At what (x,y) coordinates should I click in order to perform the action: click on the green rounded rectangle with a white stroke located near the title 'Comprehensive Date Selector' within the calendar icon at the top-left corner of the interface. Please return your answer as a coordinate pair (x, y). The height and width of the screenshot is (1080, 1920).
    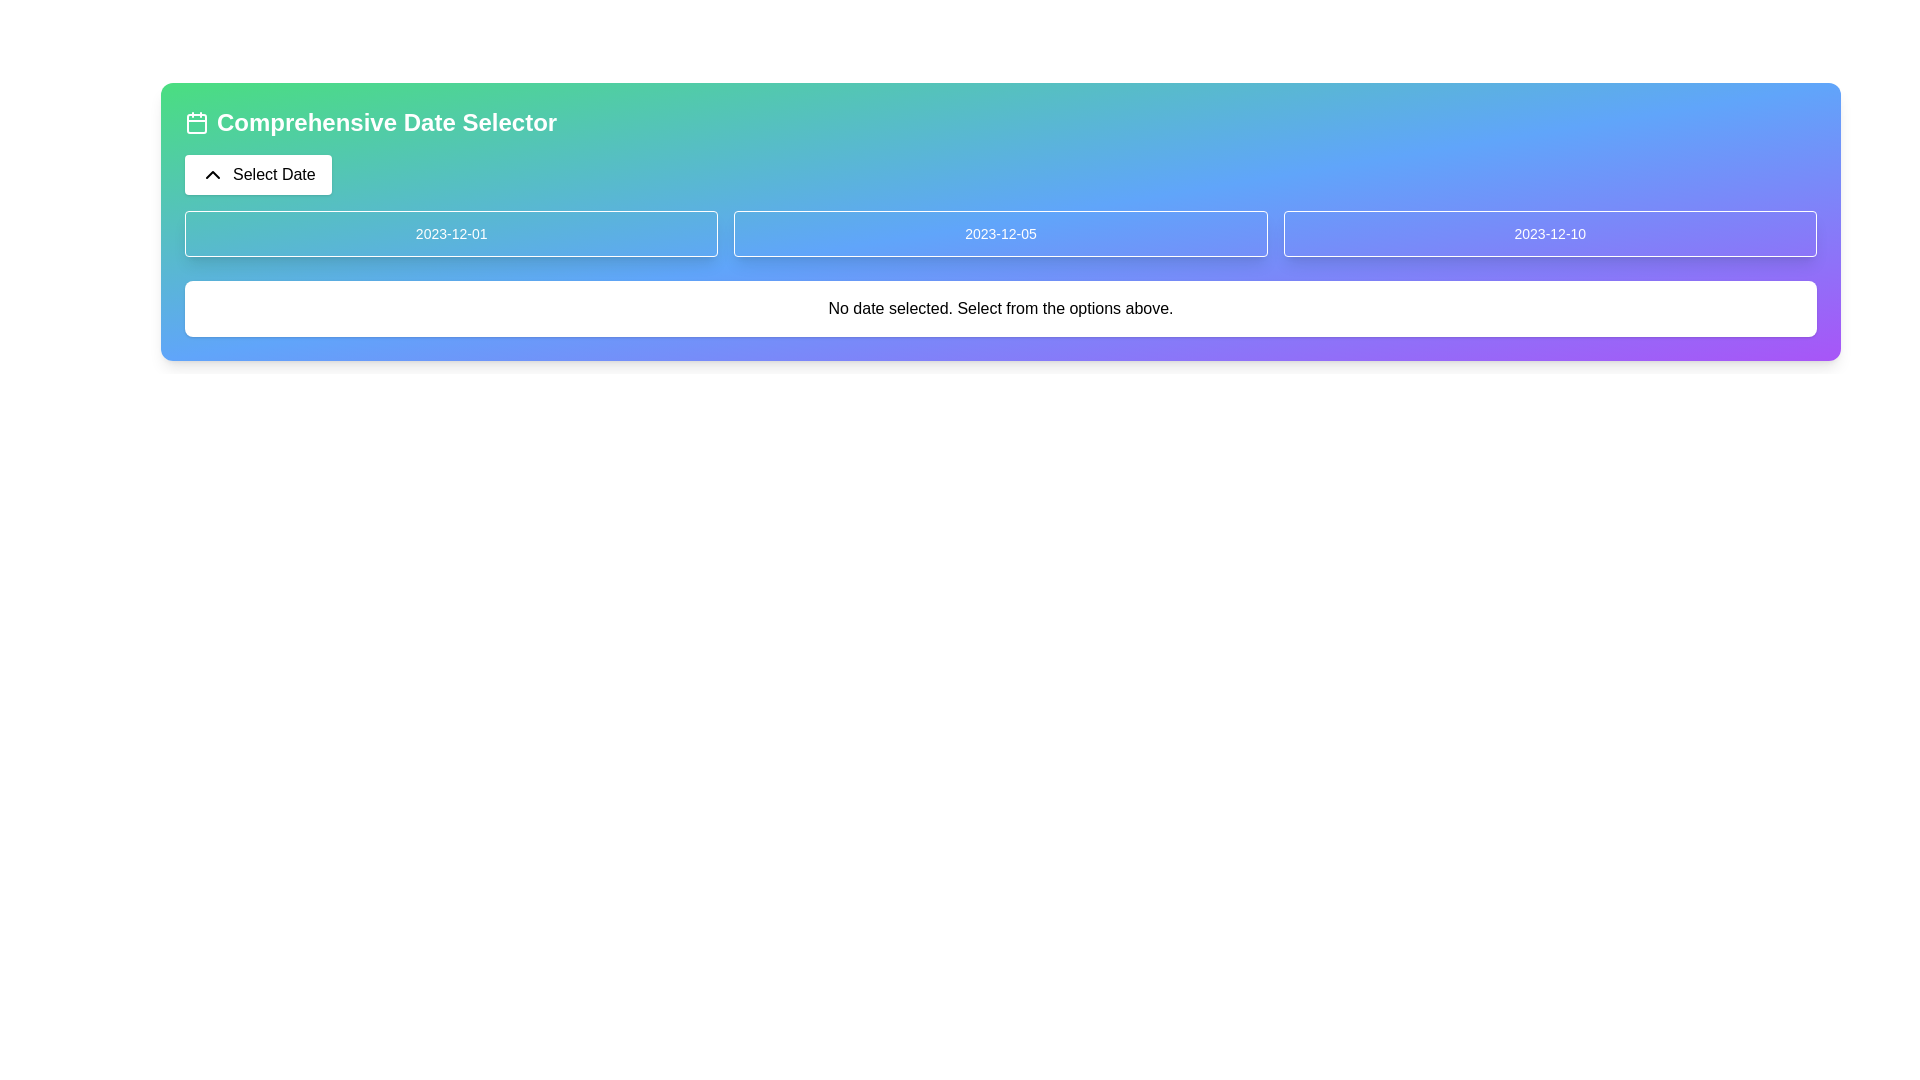
    Looking at the image, I should click on (196, 123).